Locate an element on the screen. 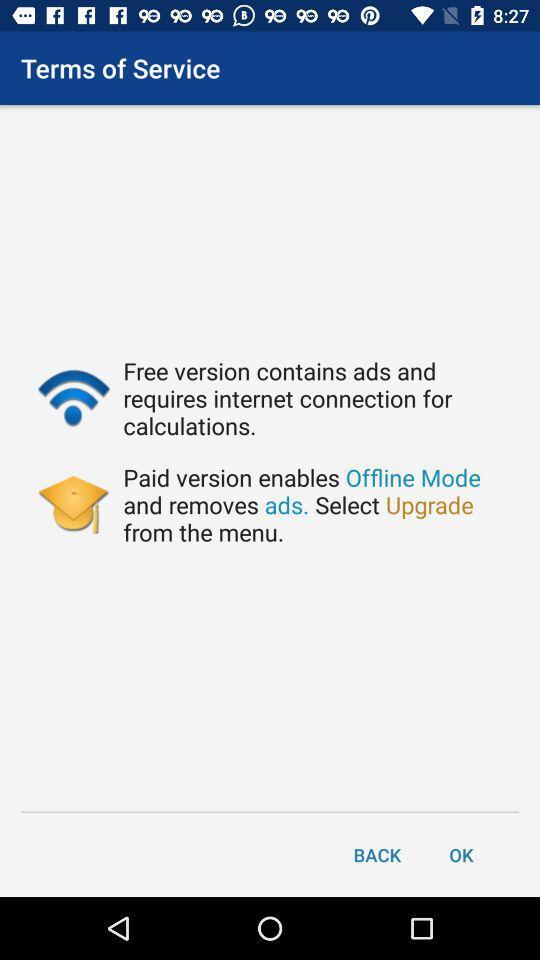  back item is located at coordinates (377, 853).